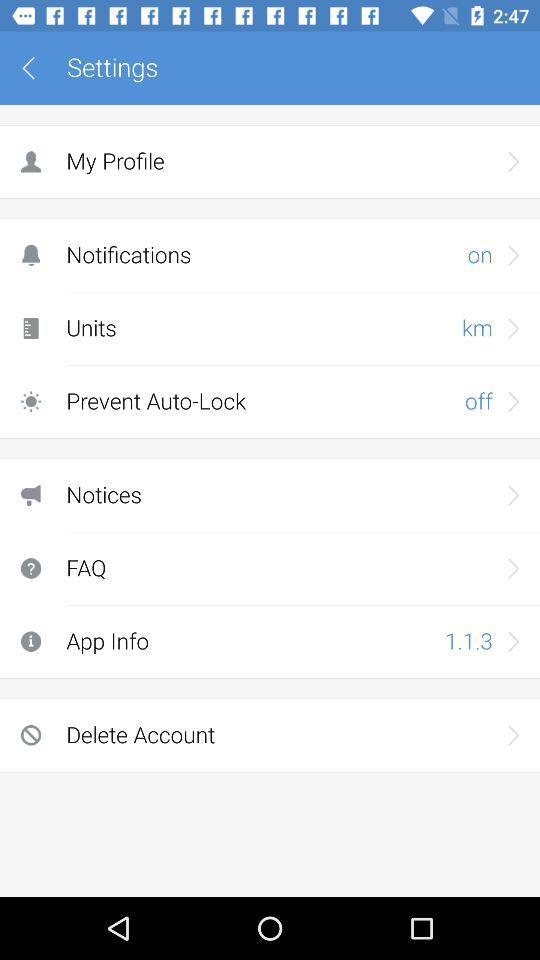  What do you see at coordinates (35, 68) in the screenshot?
I see `go back` at bounding box center [35, 68].